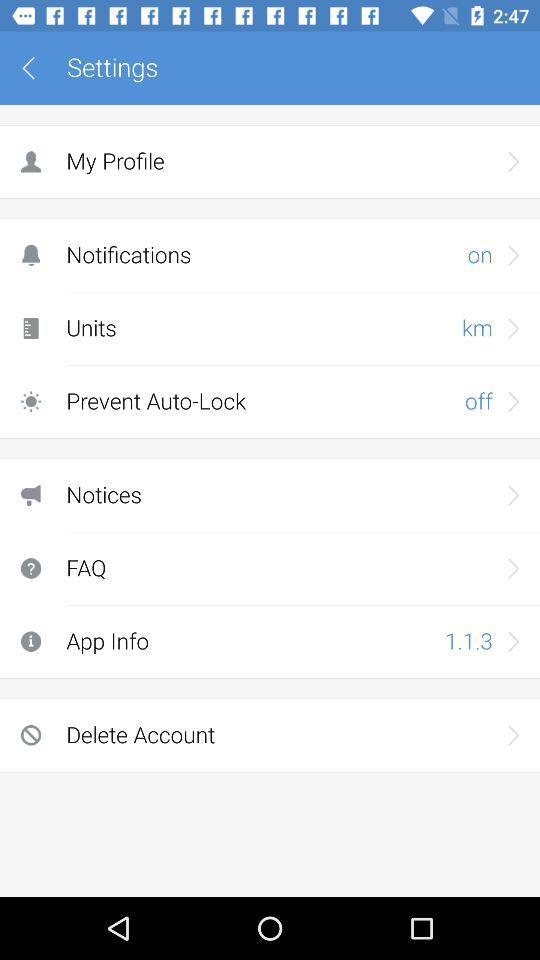  What do you see at coordinates (35, 68) in the screenshot?
I see `go back` at bounding box center [35, 68].